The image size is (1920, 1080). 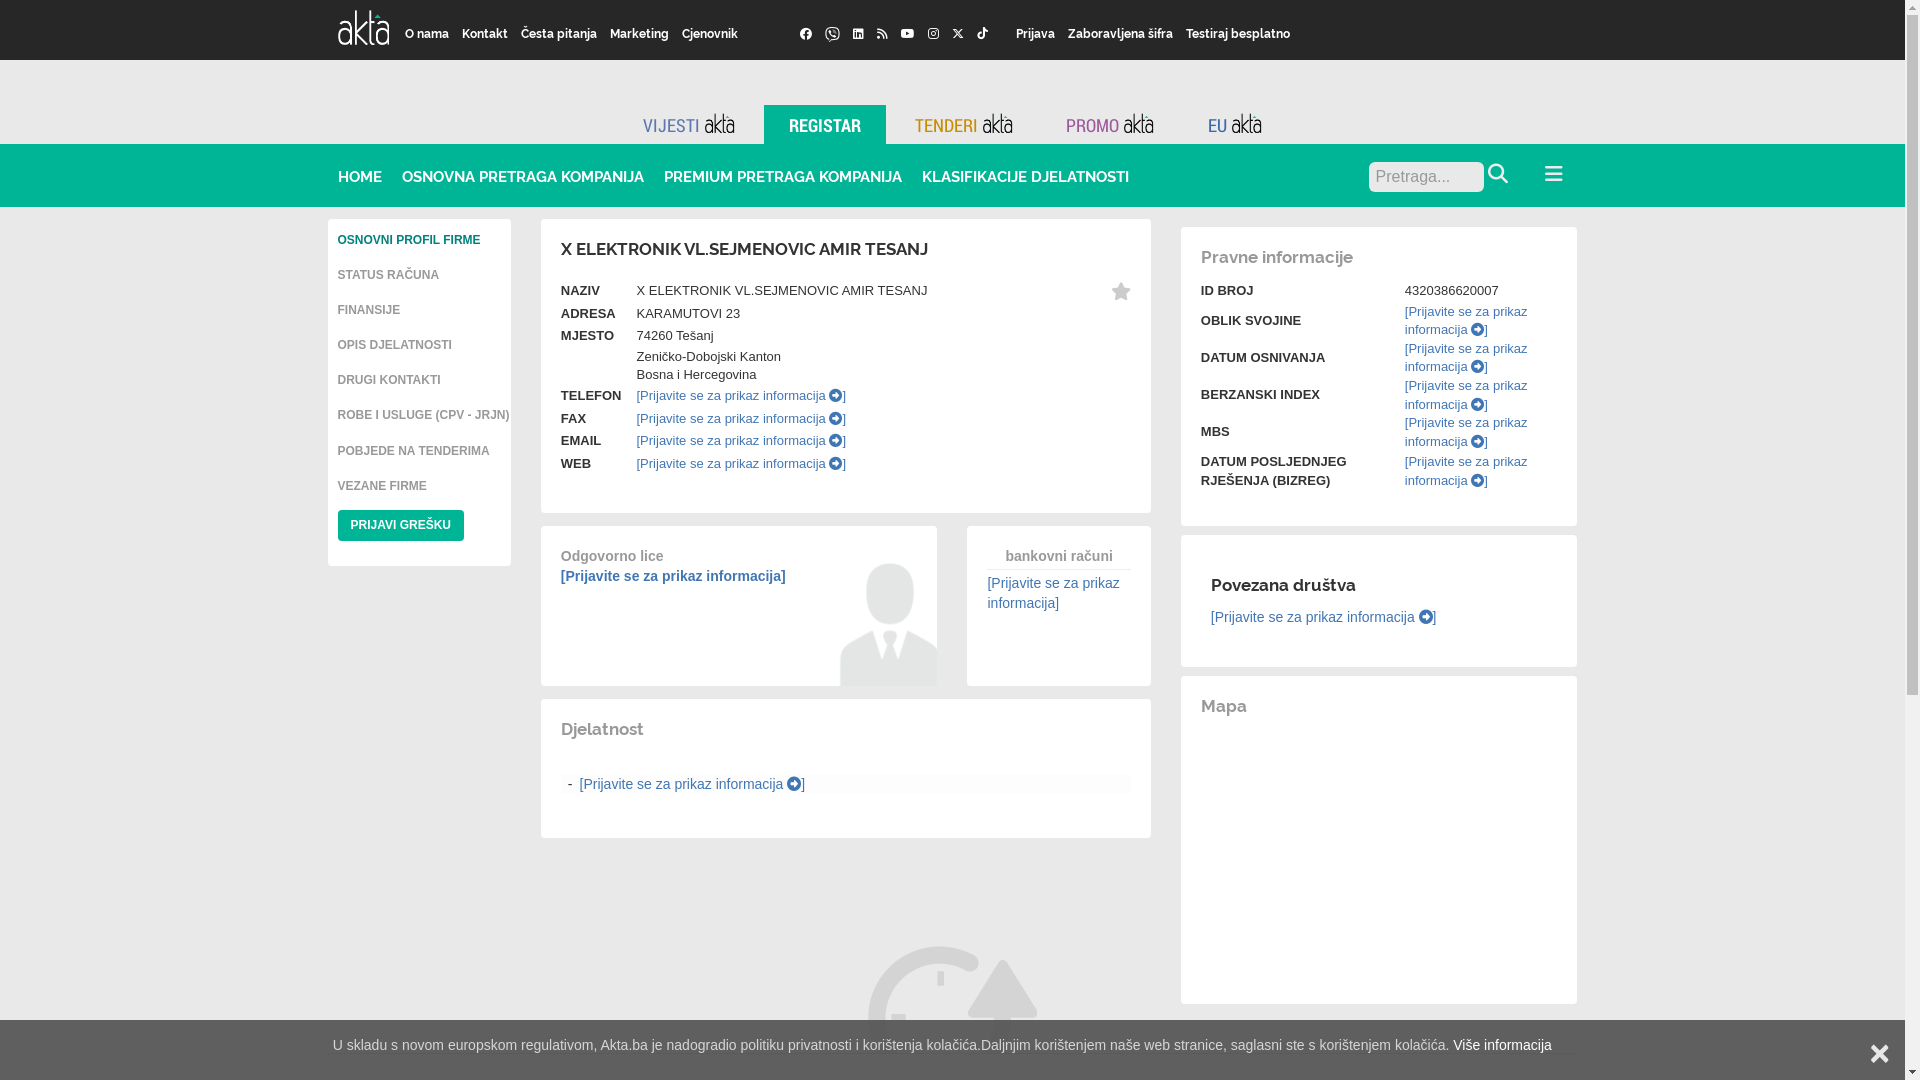 What do you see at coordinates (426, 33) in the screenshot?
I see `'O nama'` at bounding box center [426, 33].